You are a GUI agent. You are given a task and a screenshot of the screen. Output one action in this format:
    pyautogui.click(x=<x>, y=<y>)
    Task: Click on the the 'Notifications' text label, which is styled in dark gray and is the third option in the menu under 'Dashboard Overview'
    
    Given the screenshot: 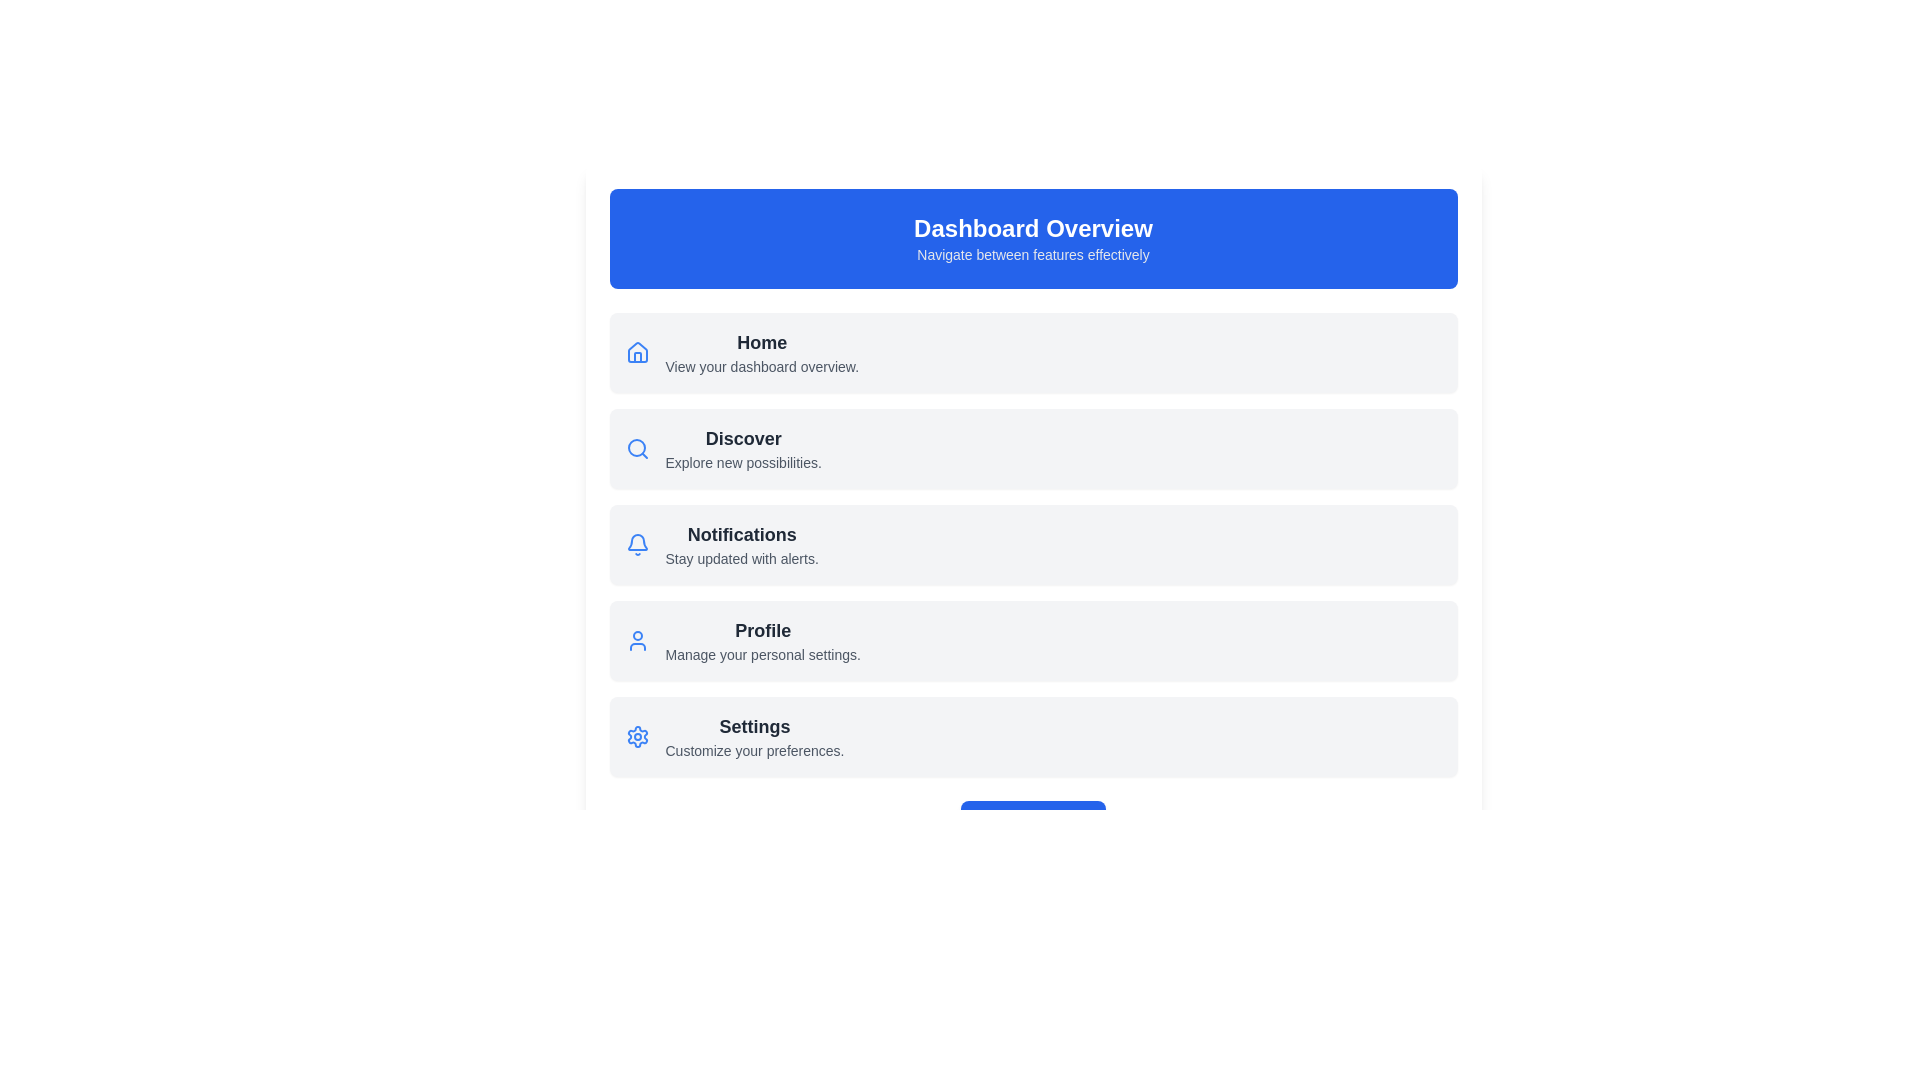 What is the action you would take?
    pyautogui.click(x=741, y=534)
    